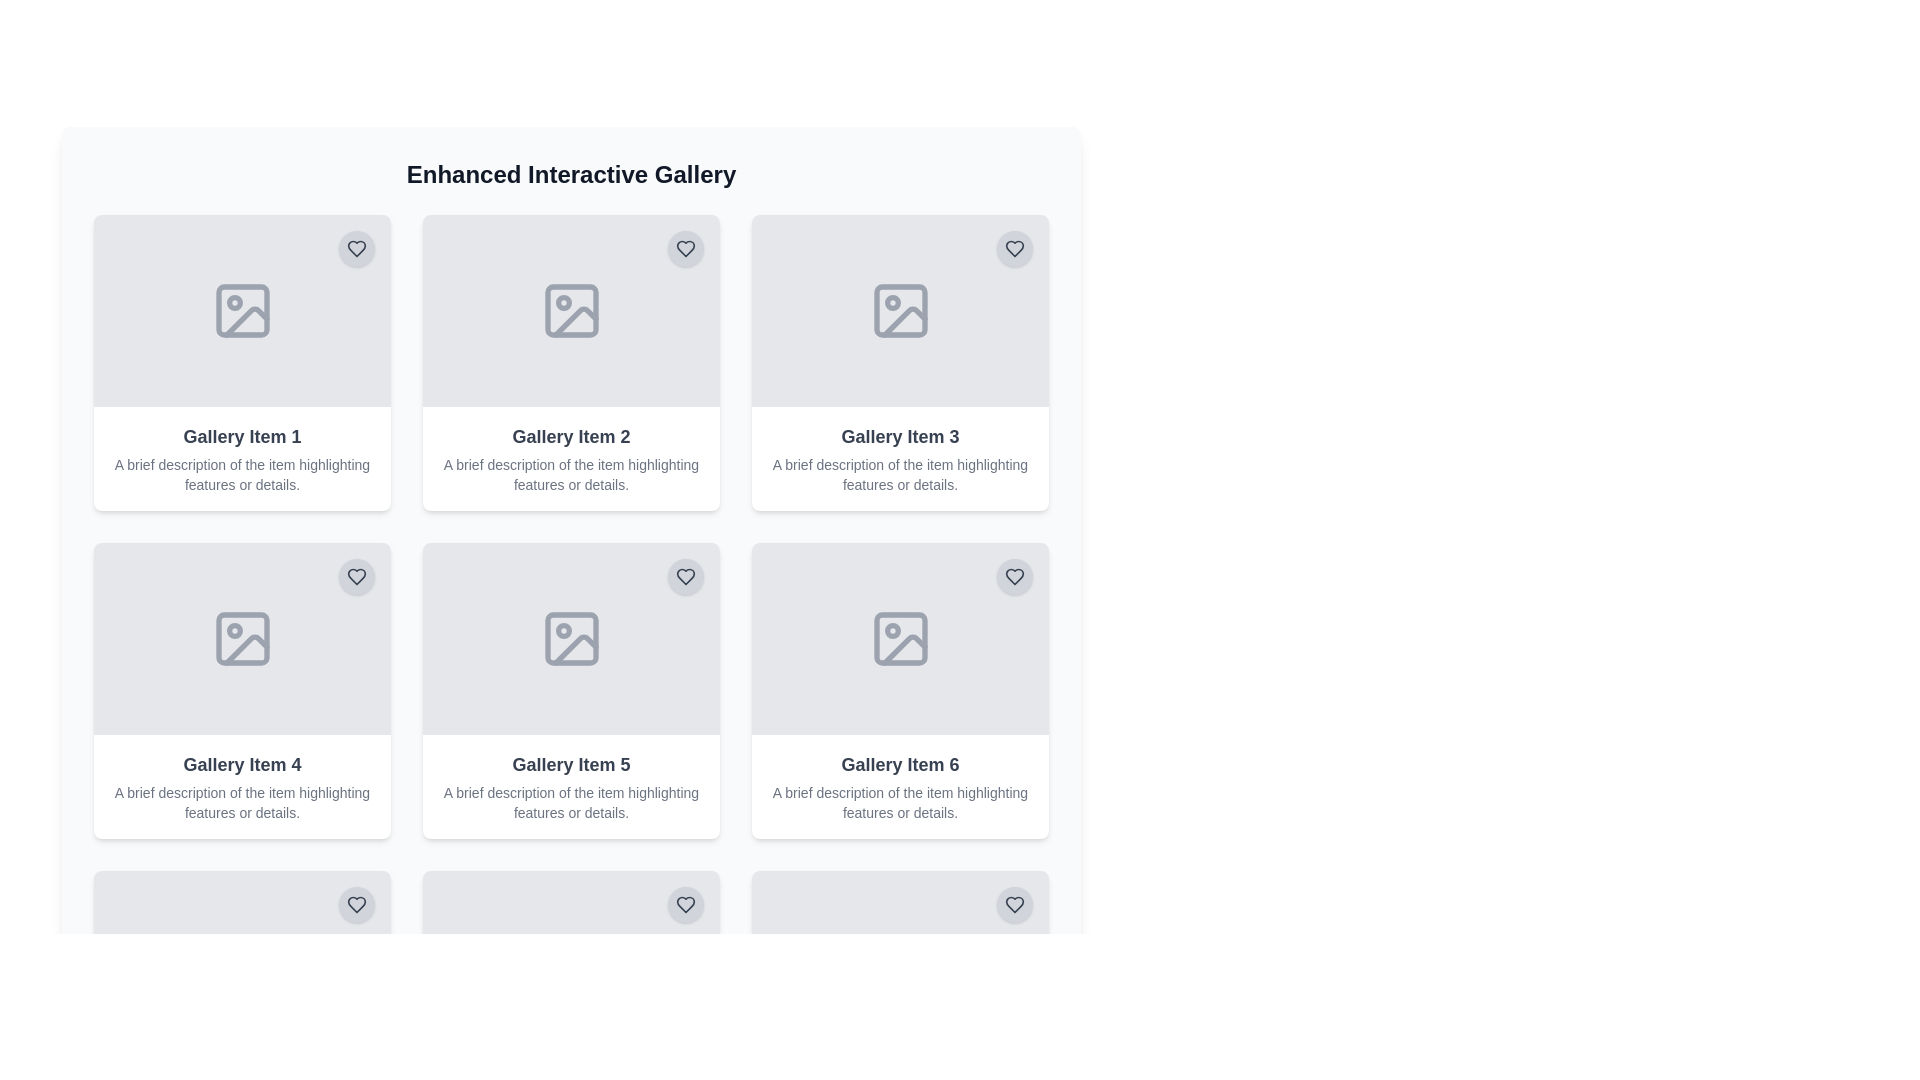 The height and width of the screenshot is (1080, 1920). I want to click on the heart-shaped icon button located at the top right corner of 'Gallery Item 4' in the 'Enhanced Interactive Gallery', so click(356, 905).